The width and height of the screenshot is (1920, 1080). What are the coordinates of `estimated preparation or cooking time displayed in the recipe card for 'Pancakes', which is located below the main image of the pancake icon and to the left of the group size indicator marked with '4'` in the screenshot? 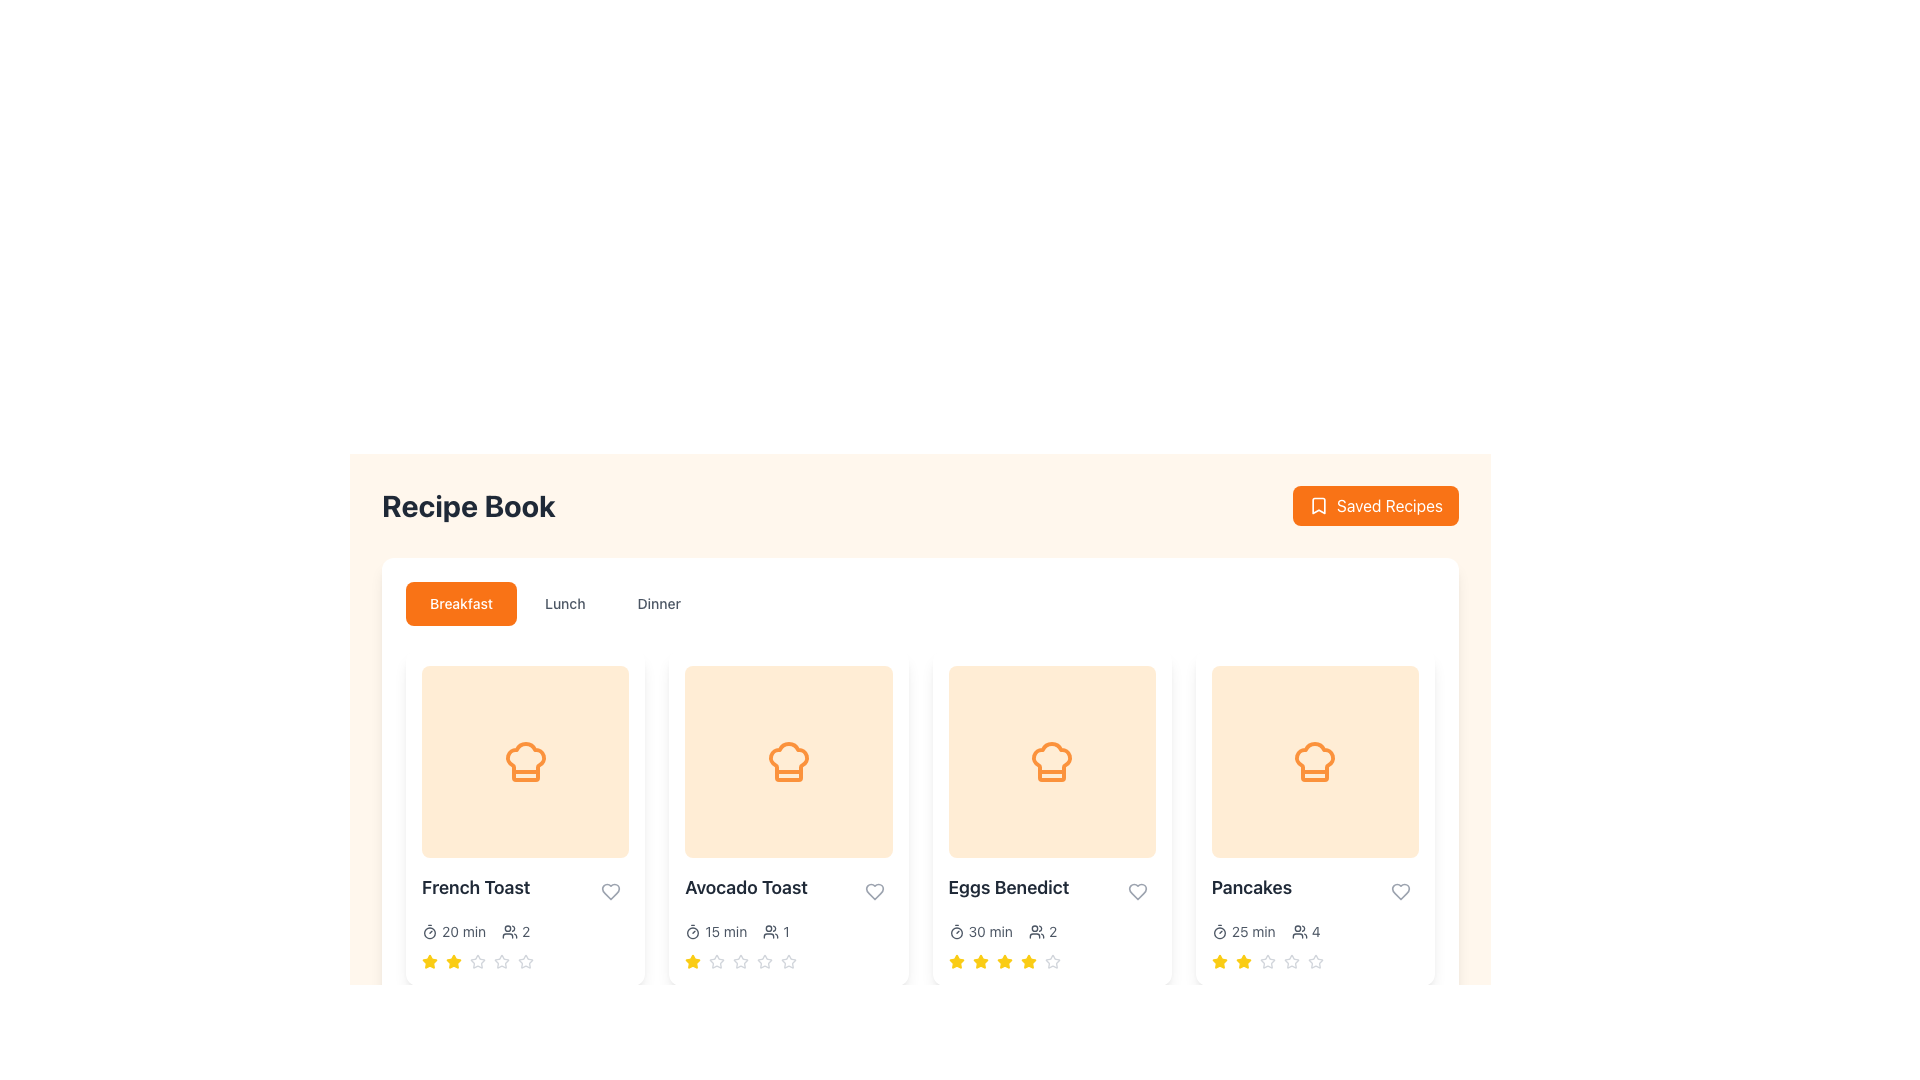 It's located at (1242, 932).